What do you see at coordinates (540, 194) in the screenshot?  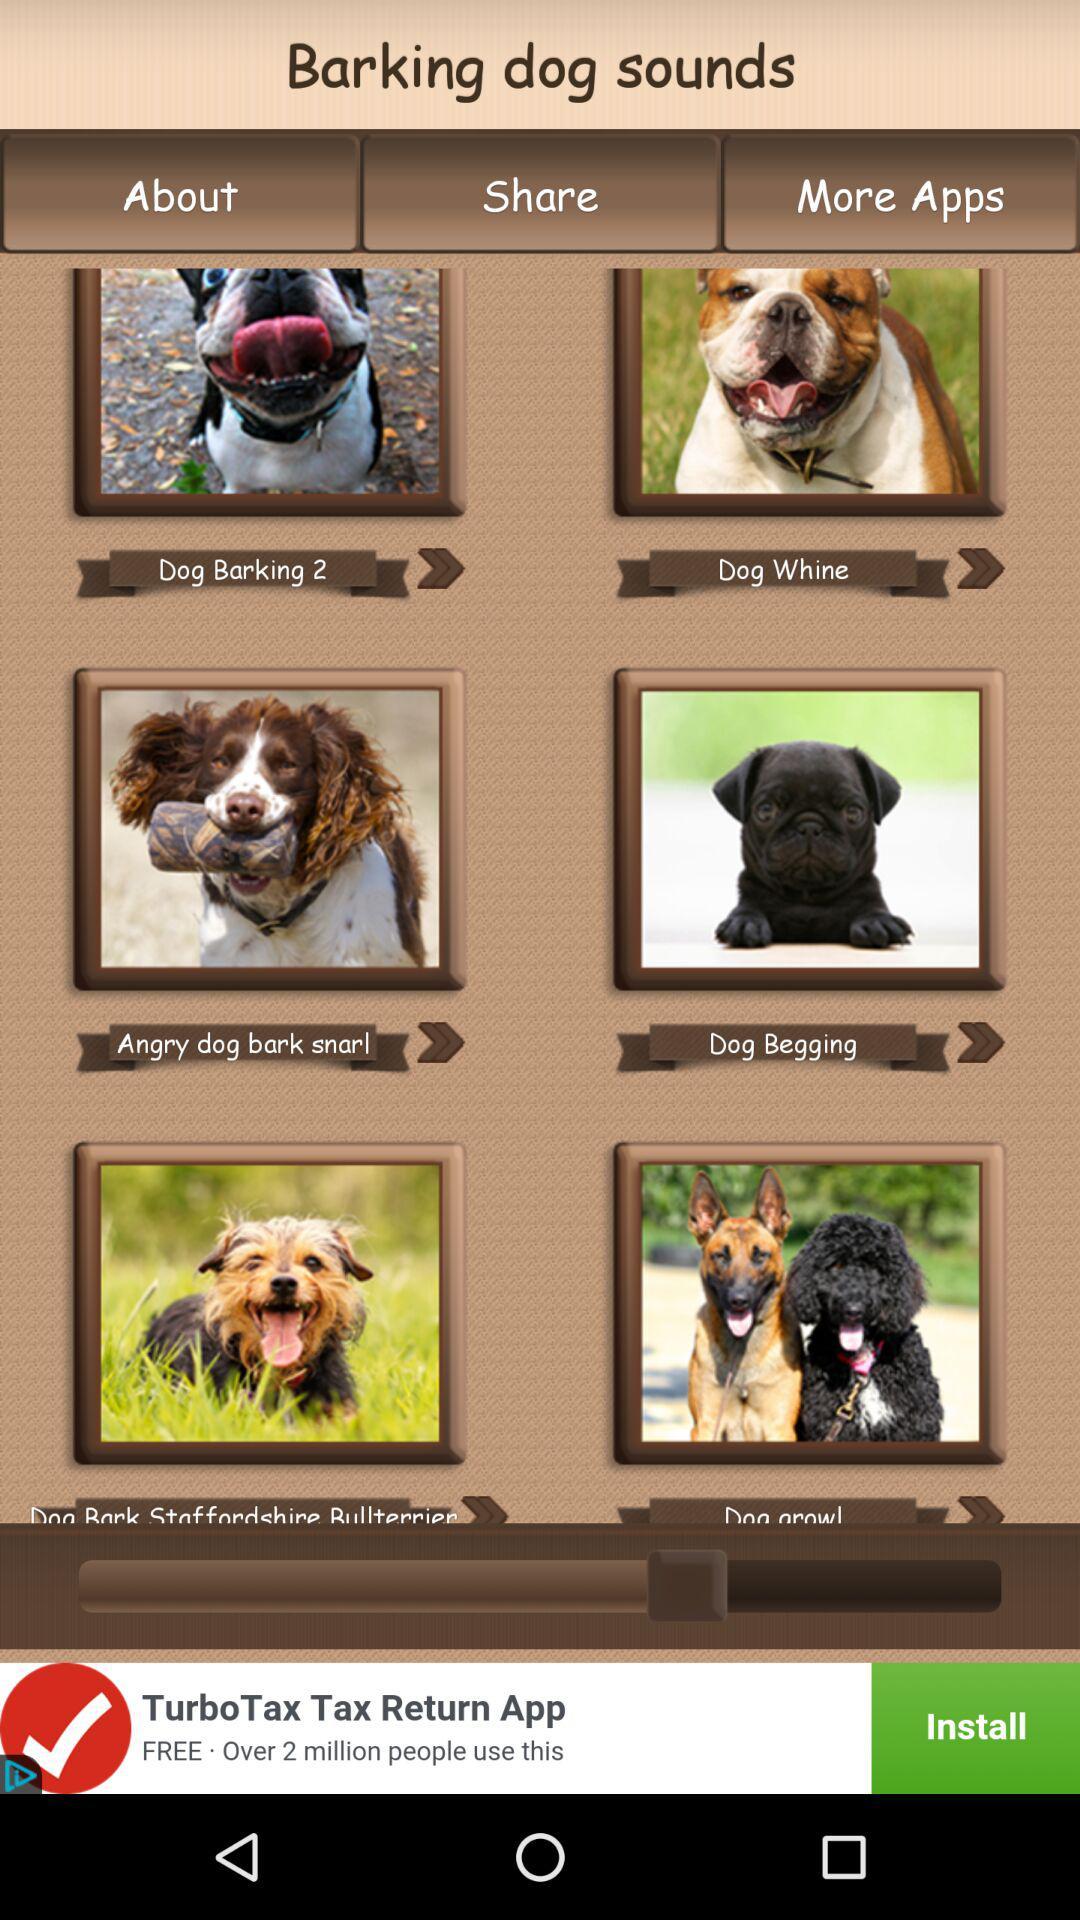 I see `app below the barking dog sounds icon` at bounding box center [540, 194].